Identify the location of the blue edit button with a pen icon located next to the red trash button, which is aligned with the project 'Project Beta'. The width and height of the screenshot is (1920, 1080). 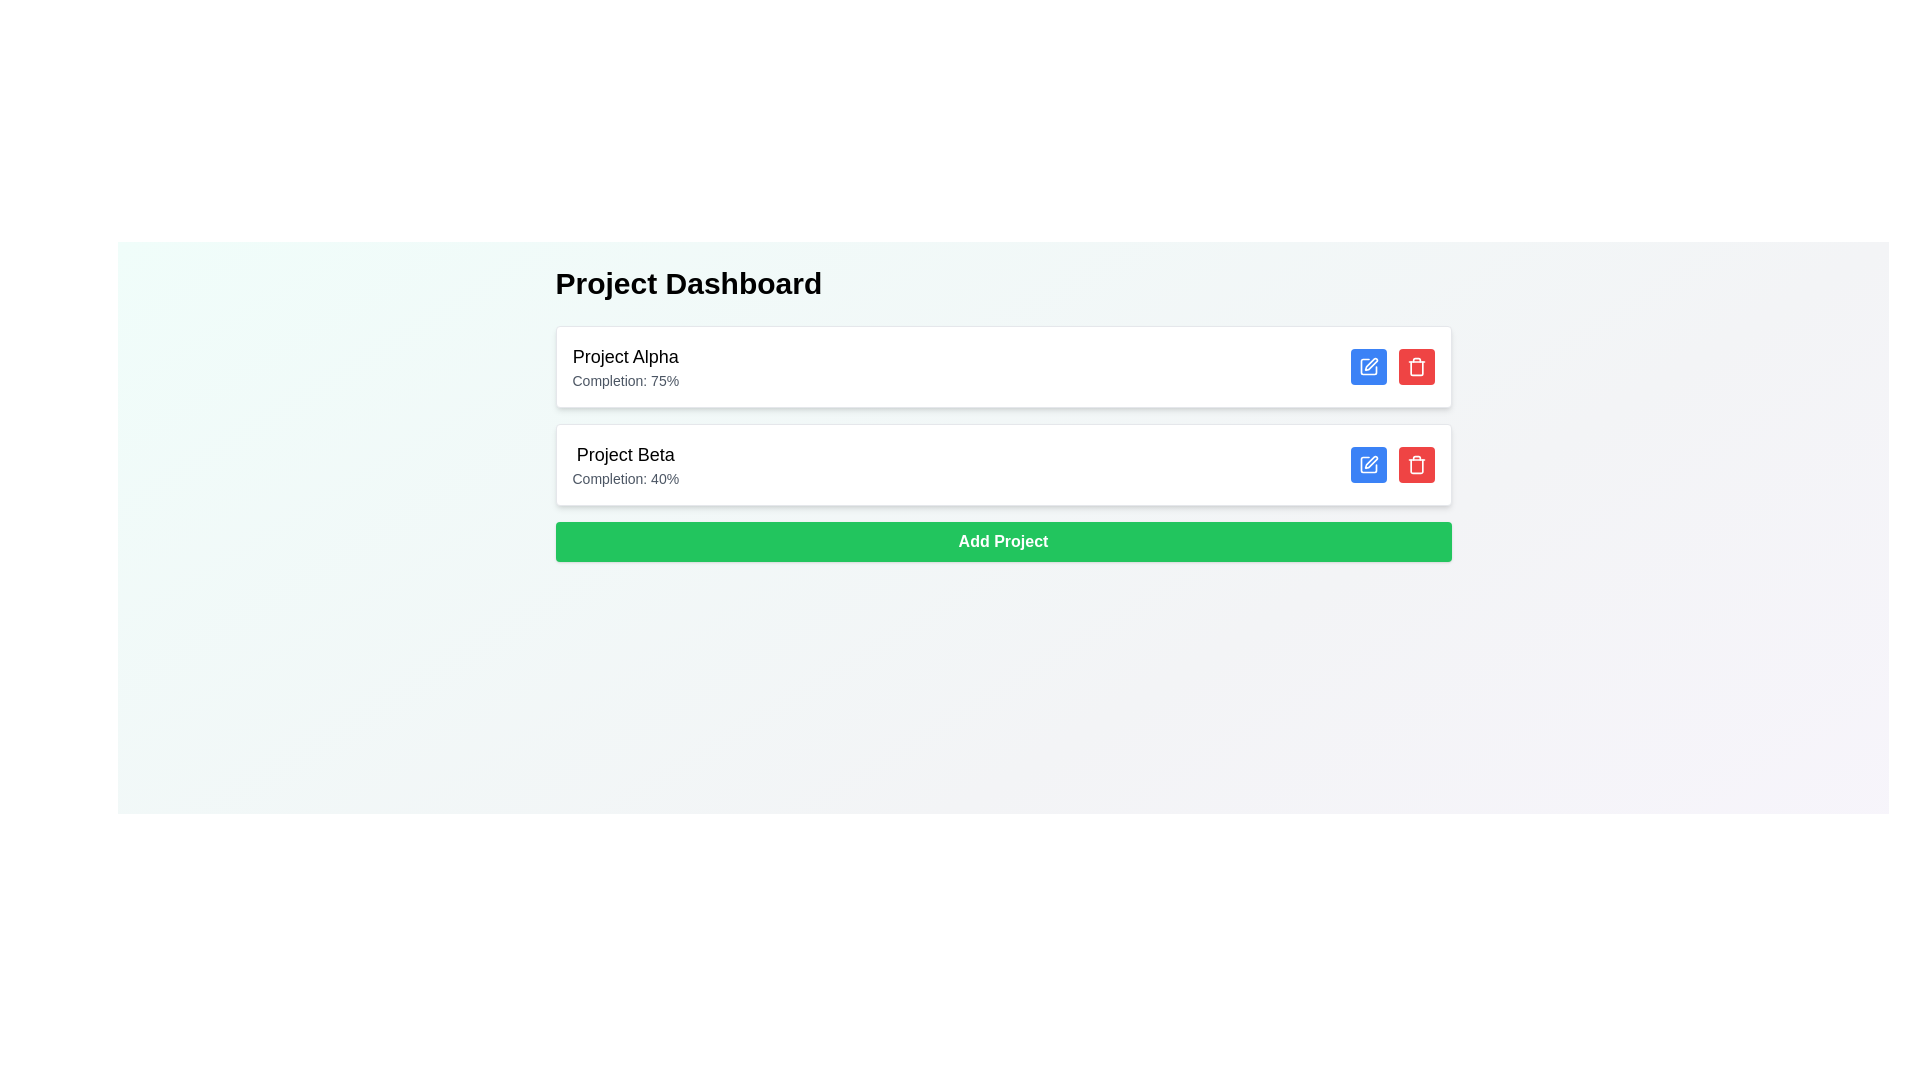
(1367, 465).